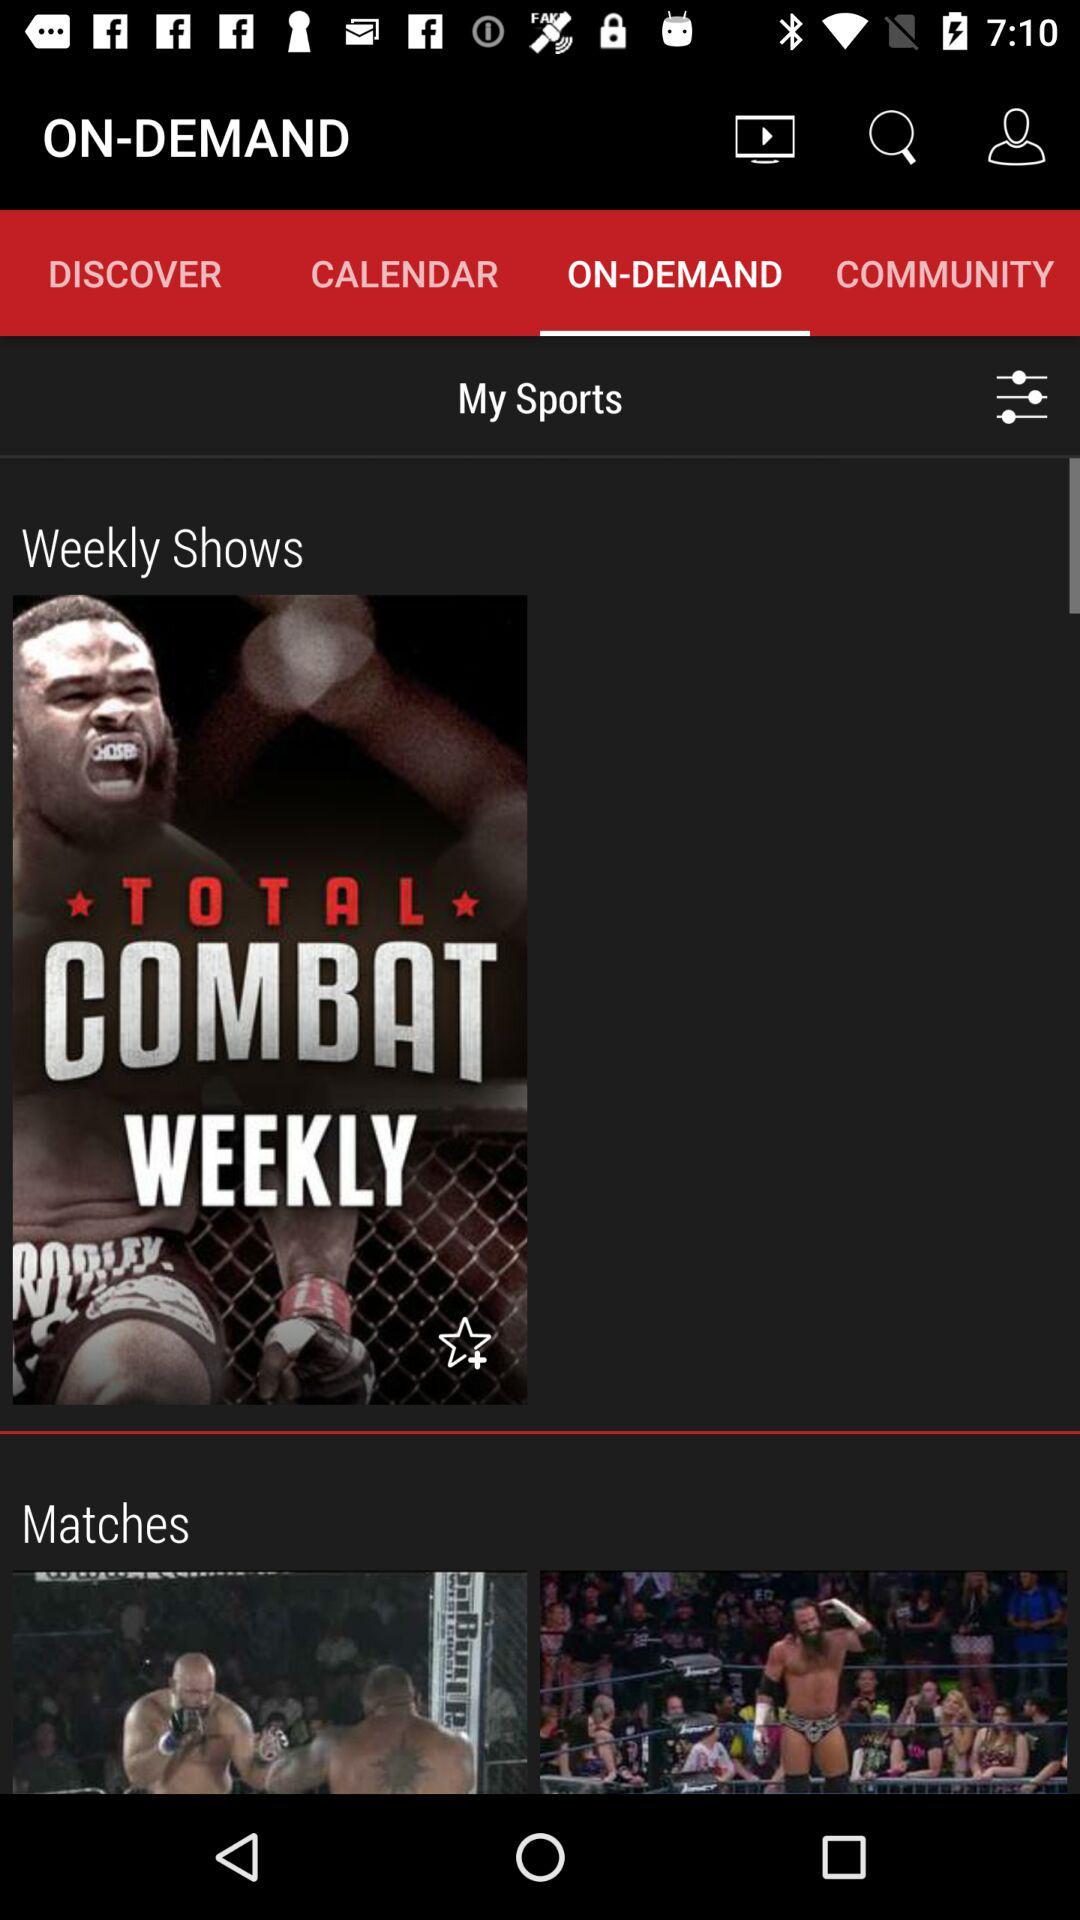 This screenshot has height=1920, width=1080. What do you see at coordinates (405, 272) in the screenshot?
I see `the button which is left side ondemand` at bounding box center [405, 272].